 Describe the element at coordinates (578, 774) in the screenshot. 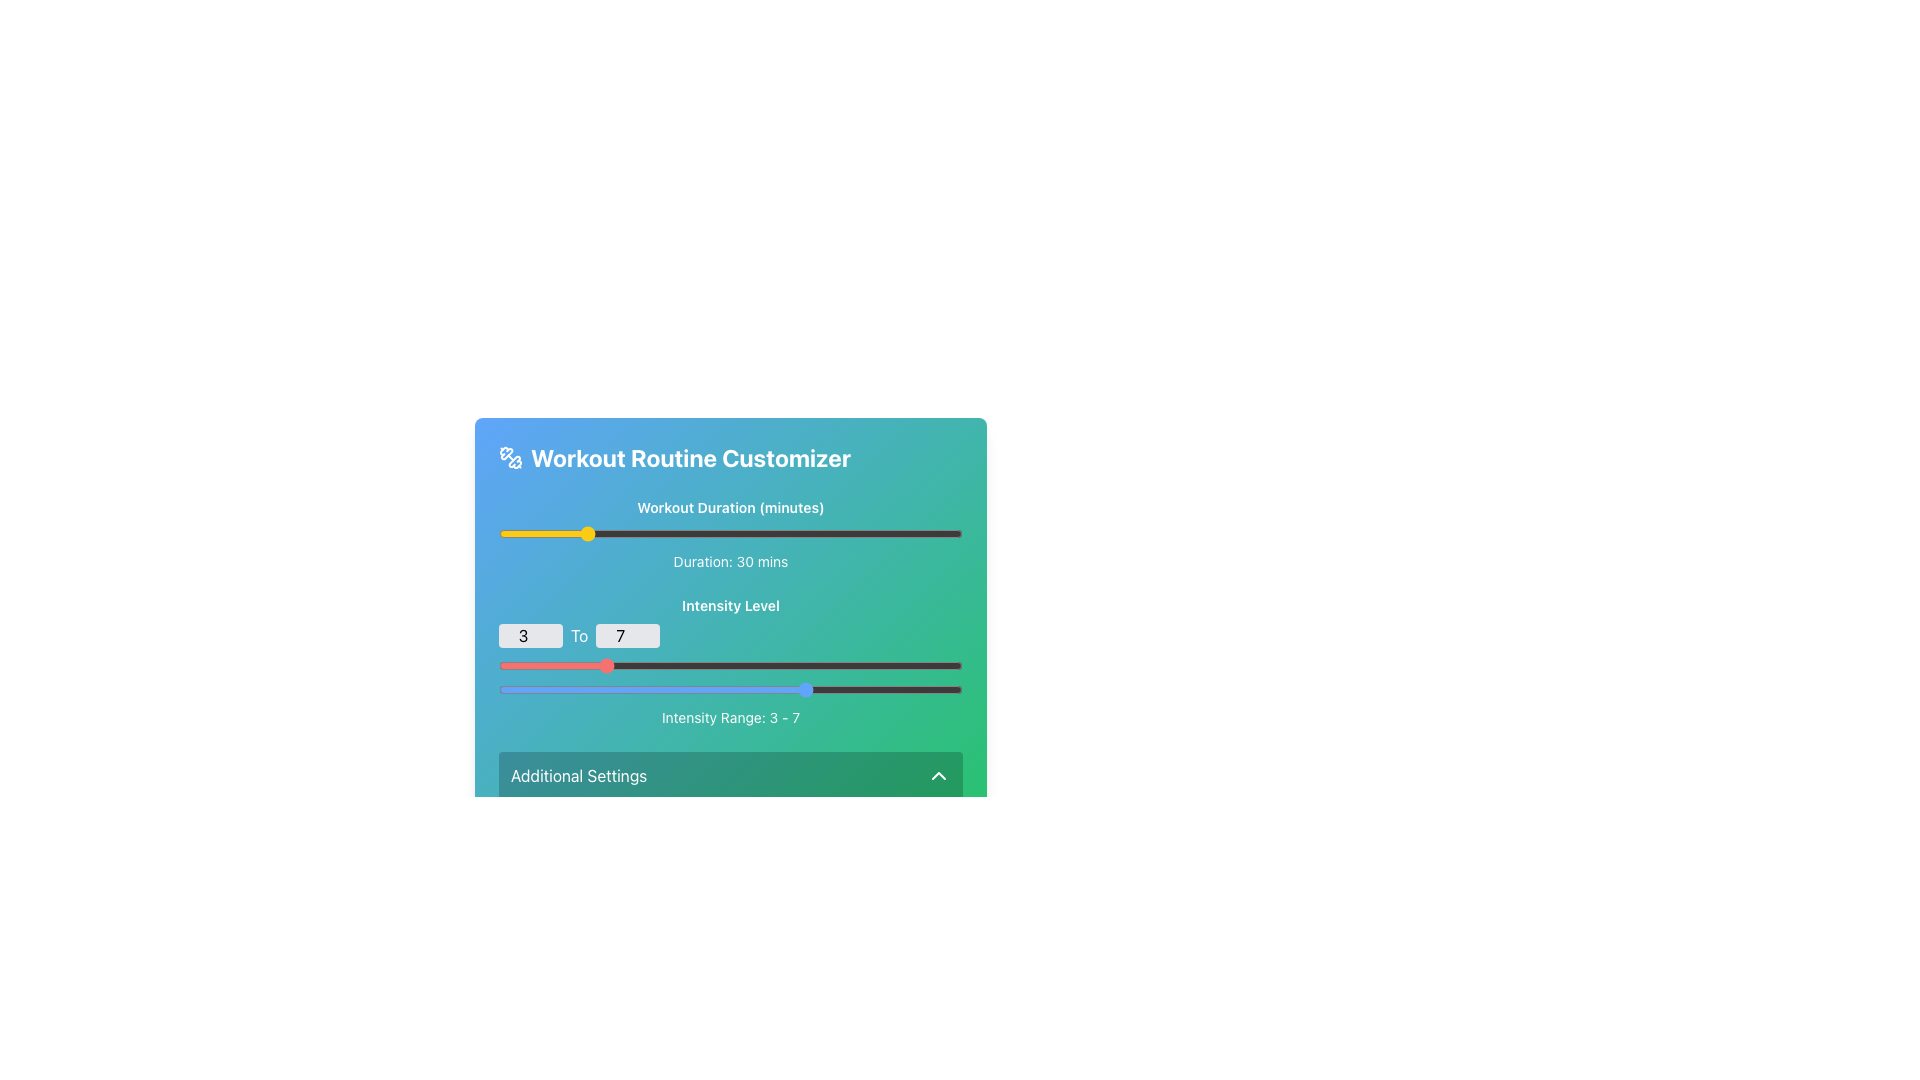

I see `the label that indicates additional configuration options for the interface, located near the bottom of the panel with rounded corners` at that location.